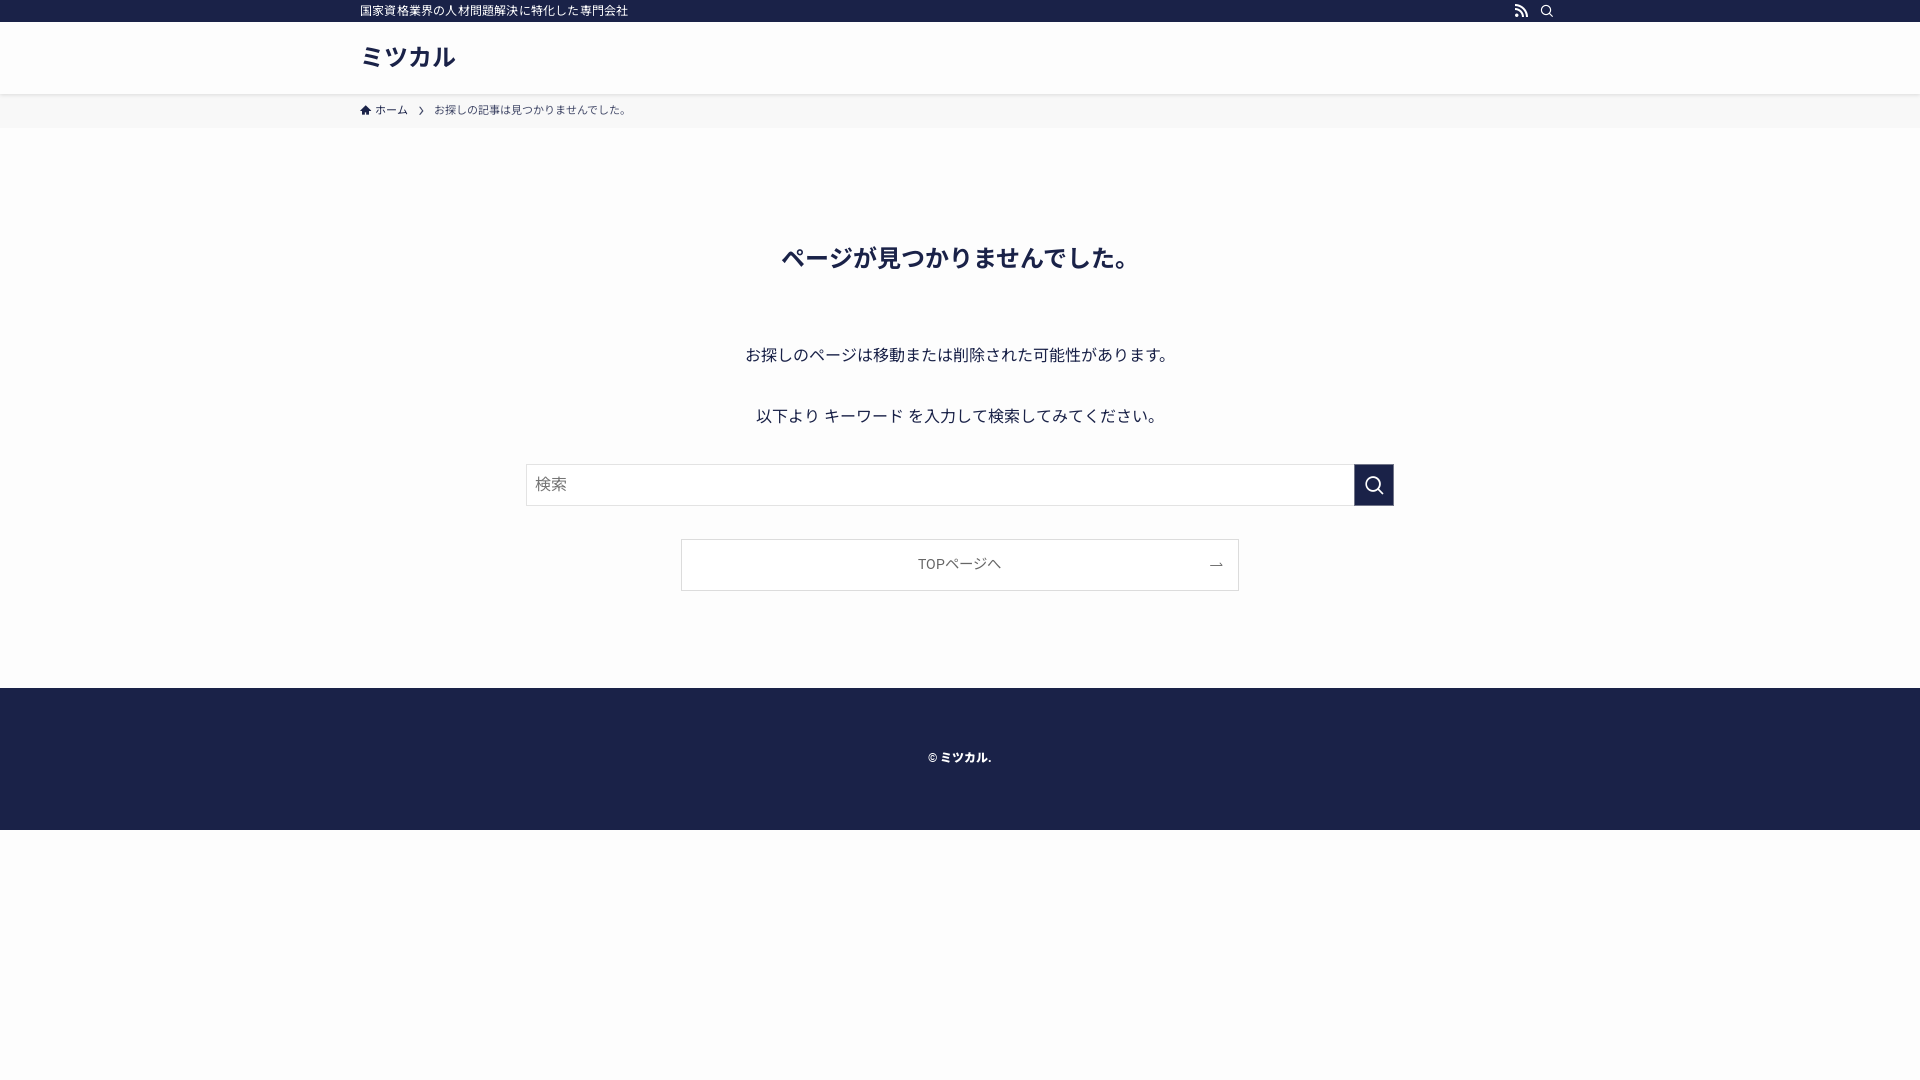  Describe the element at coordinates (1372, 485) in the screenshot. I see `'search'` at that location.